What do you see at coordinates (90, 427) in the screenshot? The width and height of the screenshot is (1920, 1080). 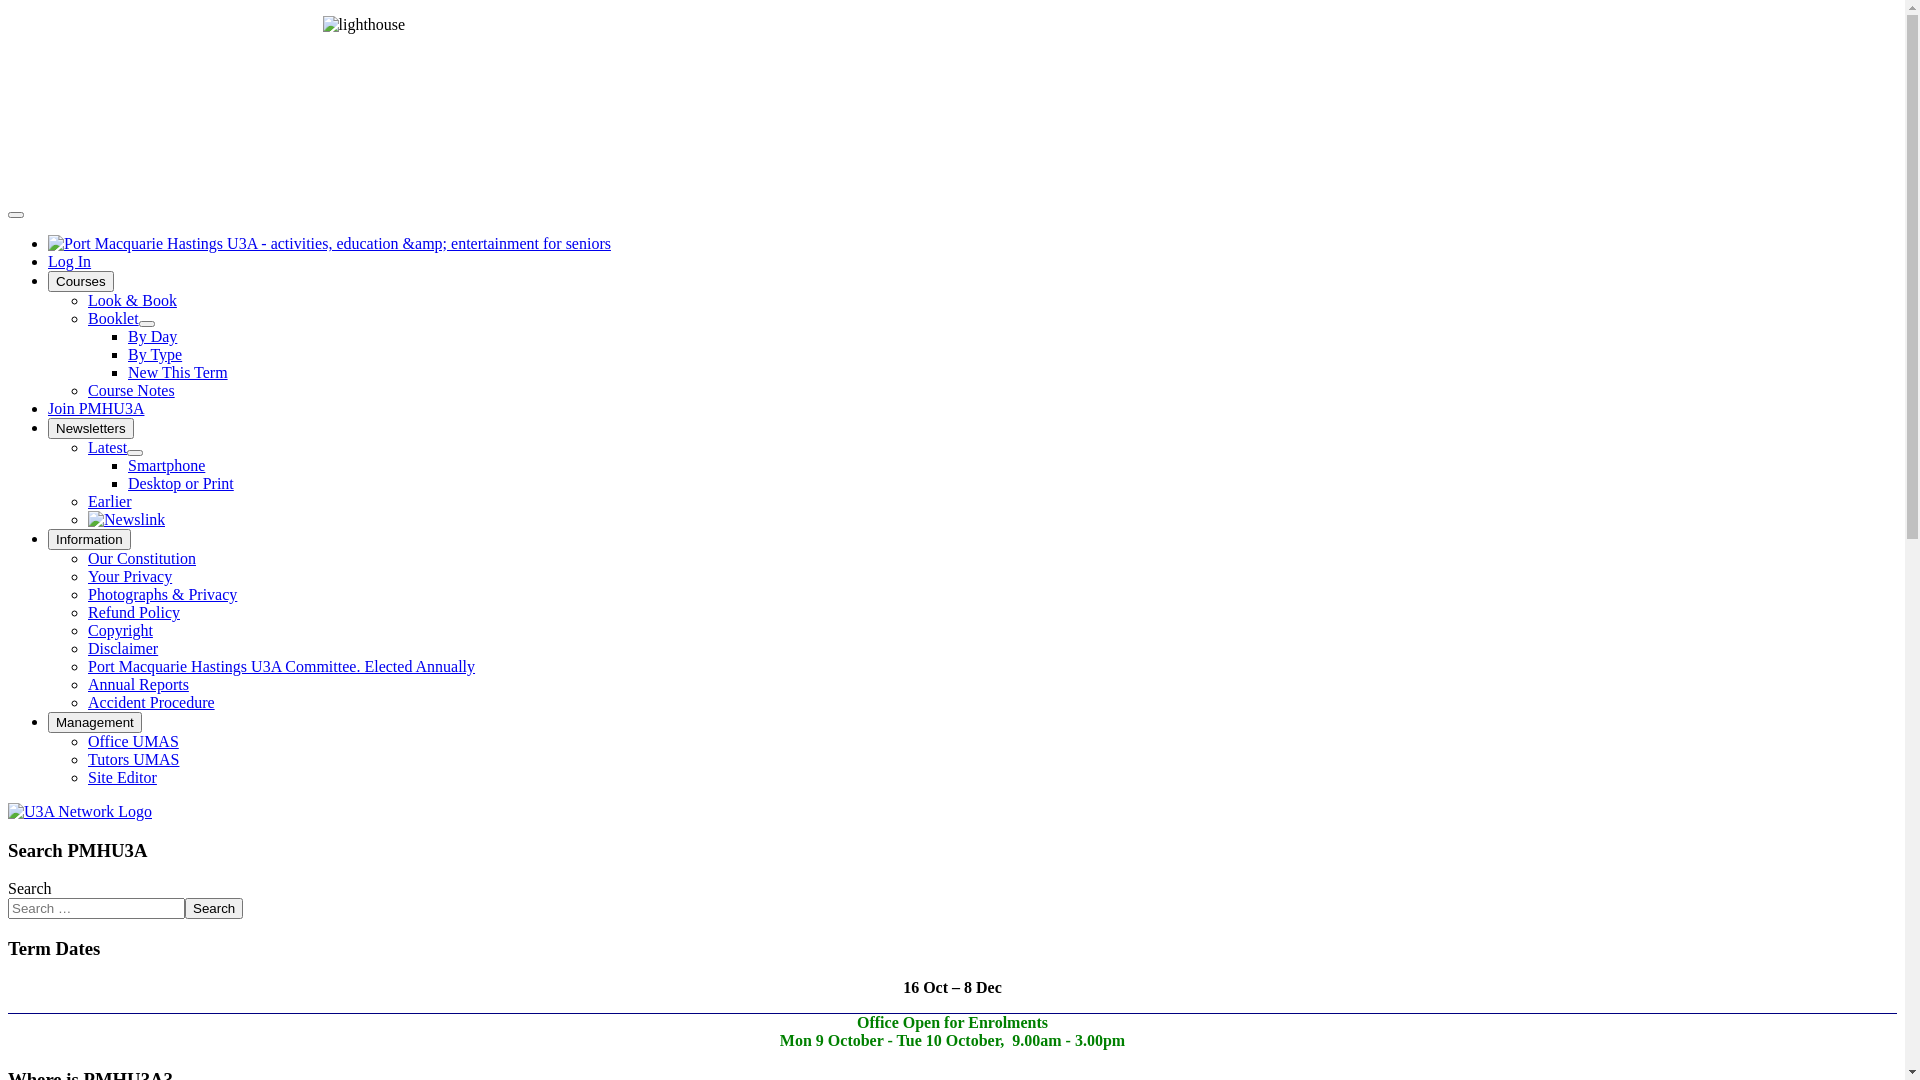 I see `'Newsletters'` at bounding box center [90, 427].